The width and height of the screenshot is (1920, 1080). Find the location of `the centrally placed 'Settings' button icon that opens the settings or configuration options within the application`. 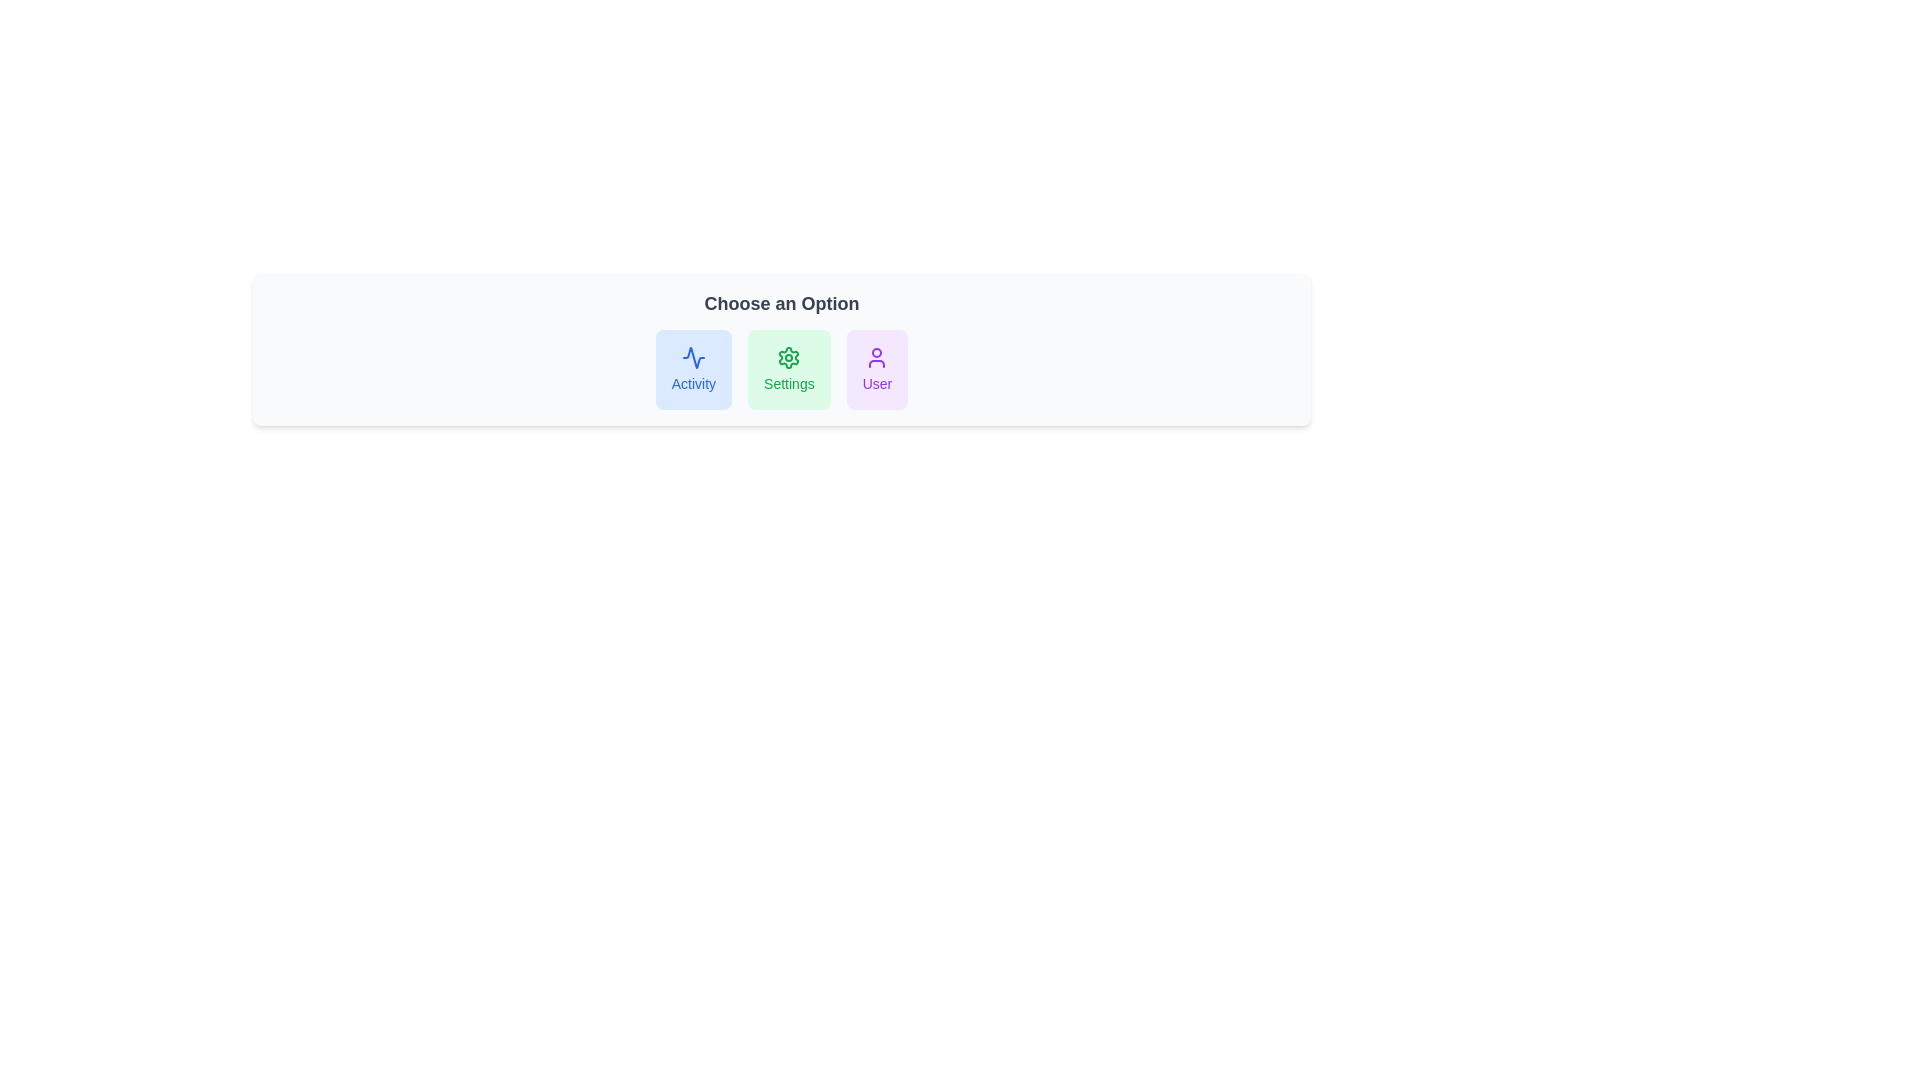

the centrally placed 'Settings' button icon that opens the settings or configuration options within the application is located at coordinates (788, 357).